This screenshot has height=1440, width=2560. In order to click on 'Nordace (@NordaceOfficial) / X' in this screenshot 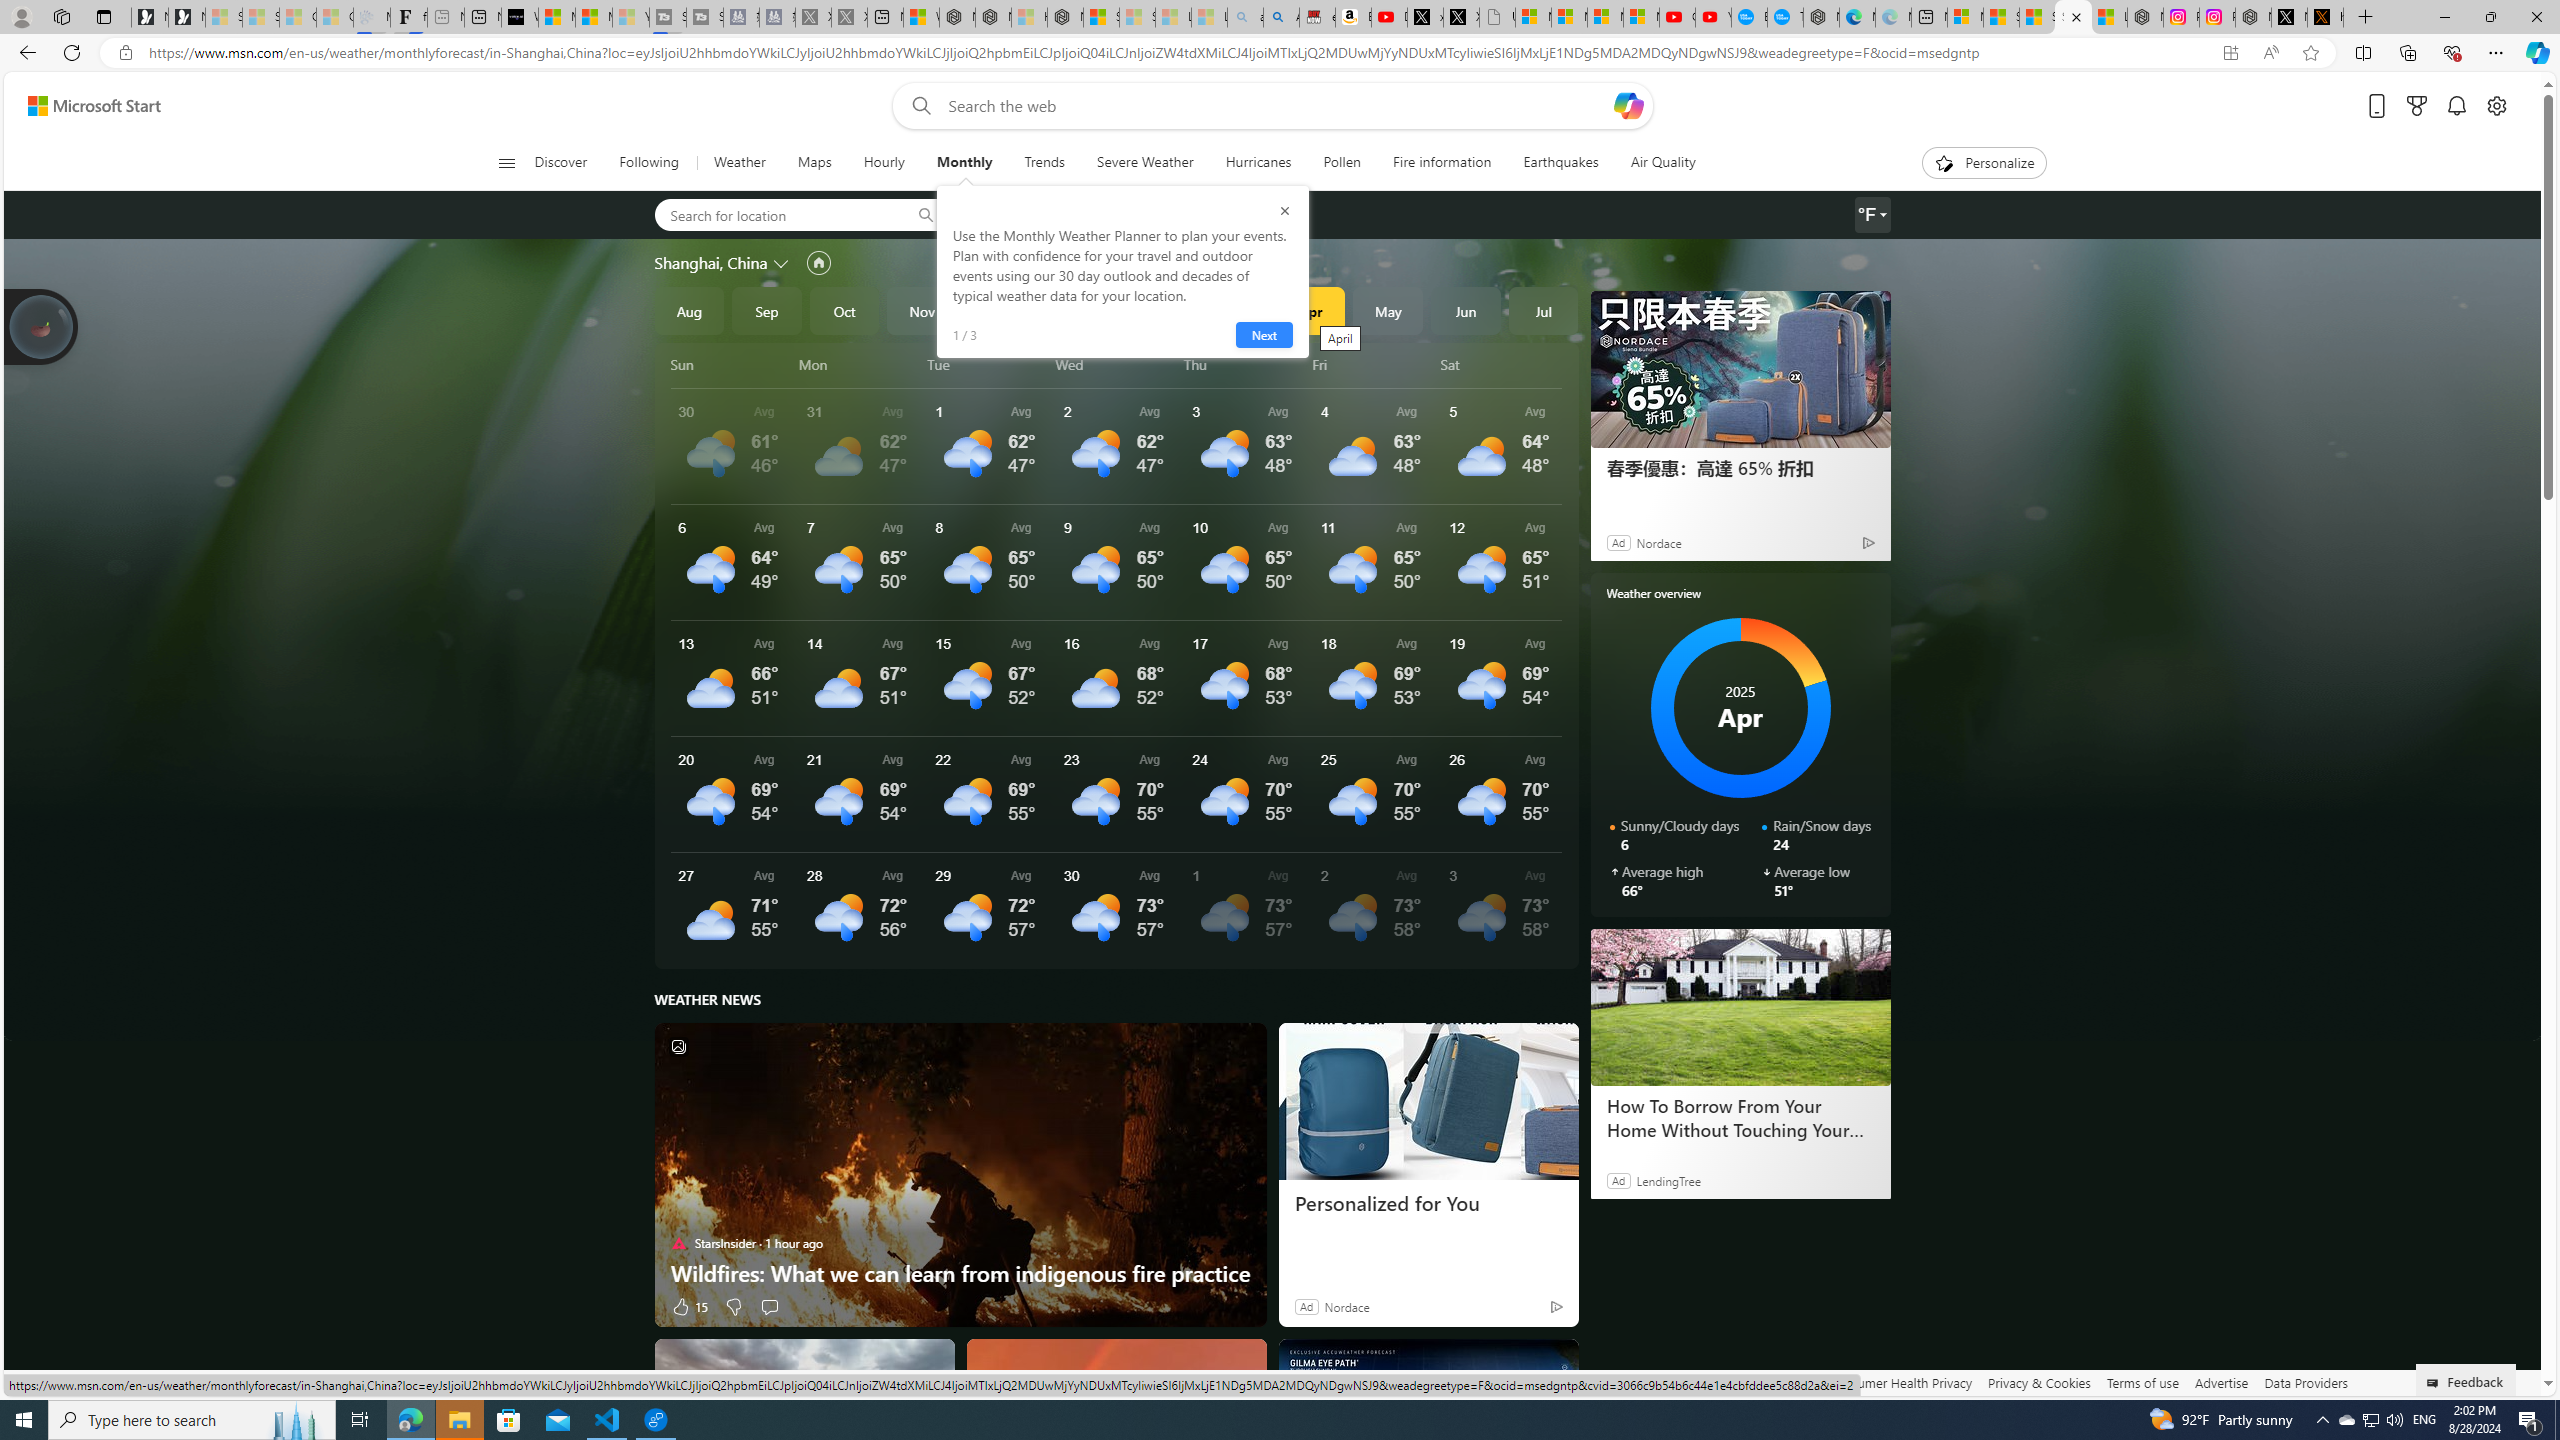, I will do `click(2288, 16)`.